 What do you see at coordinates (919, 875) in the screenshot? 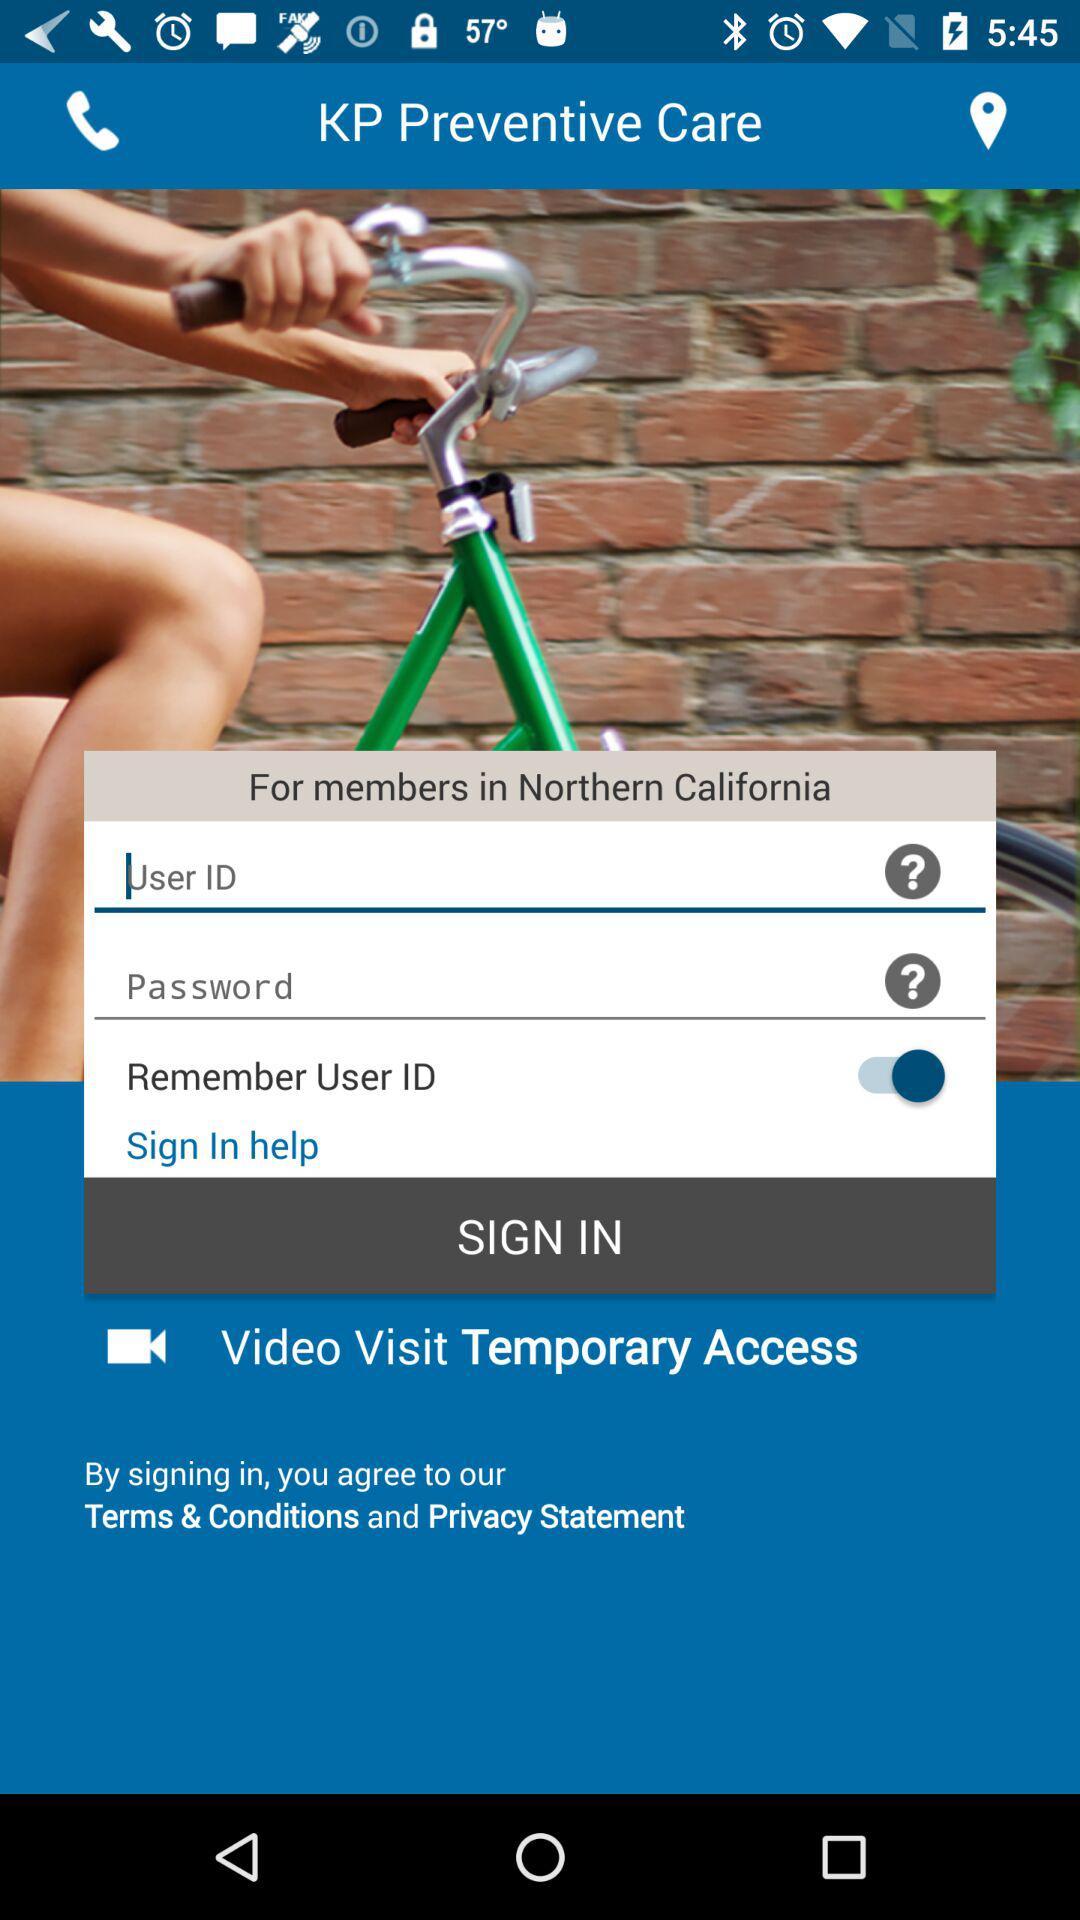
I see `the help icon` at bounding box center [919, 875].